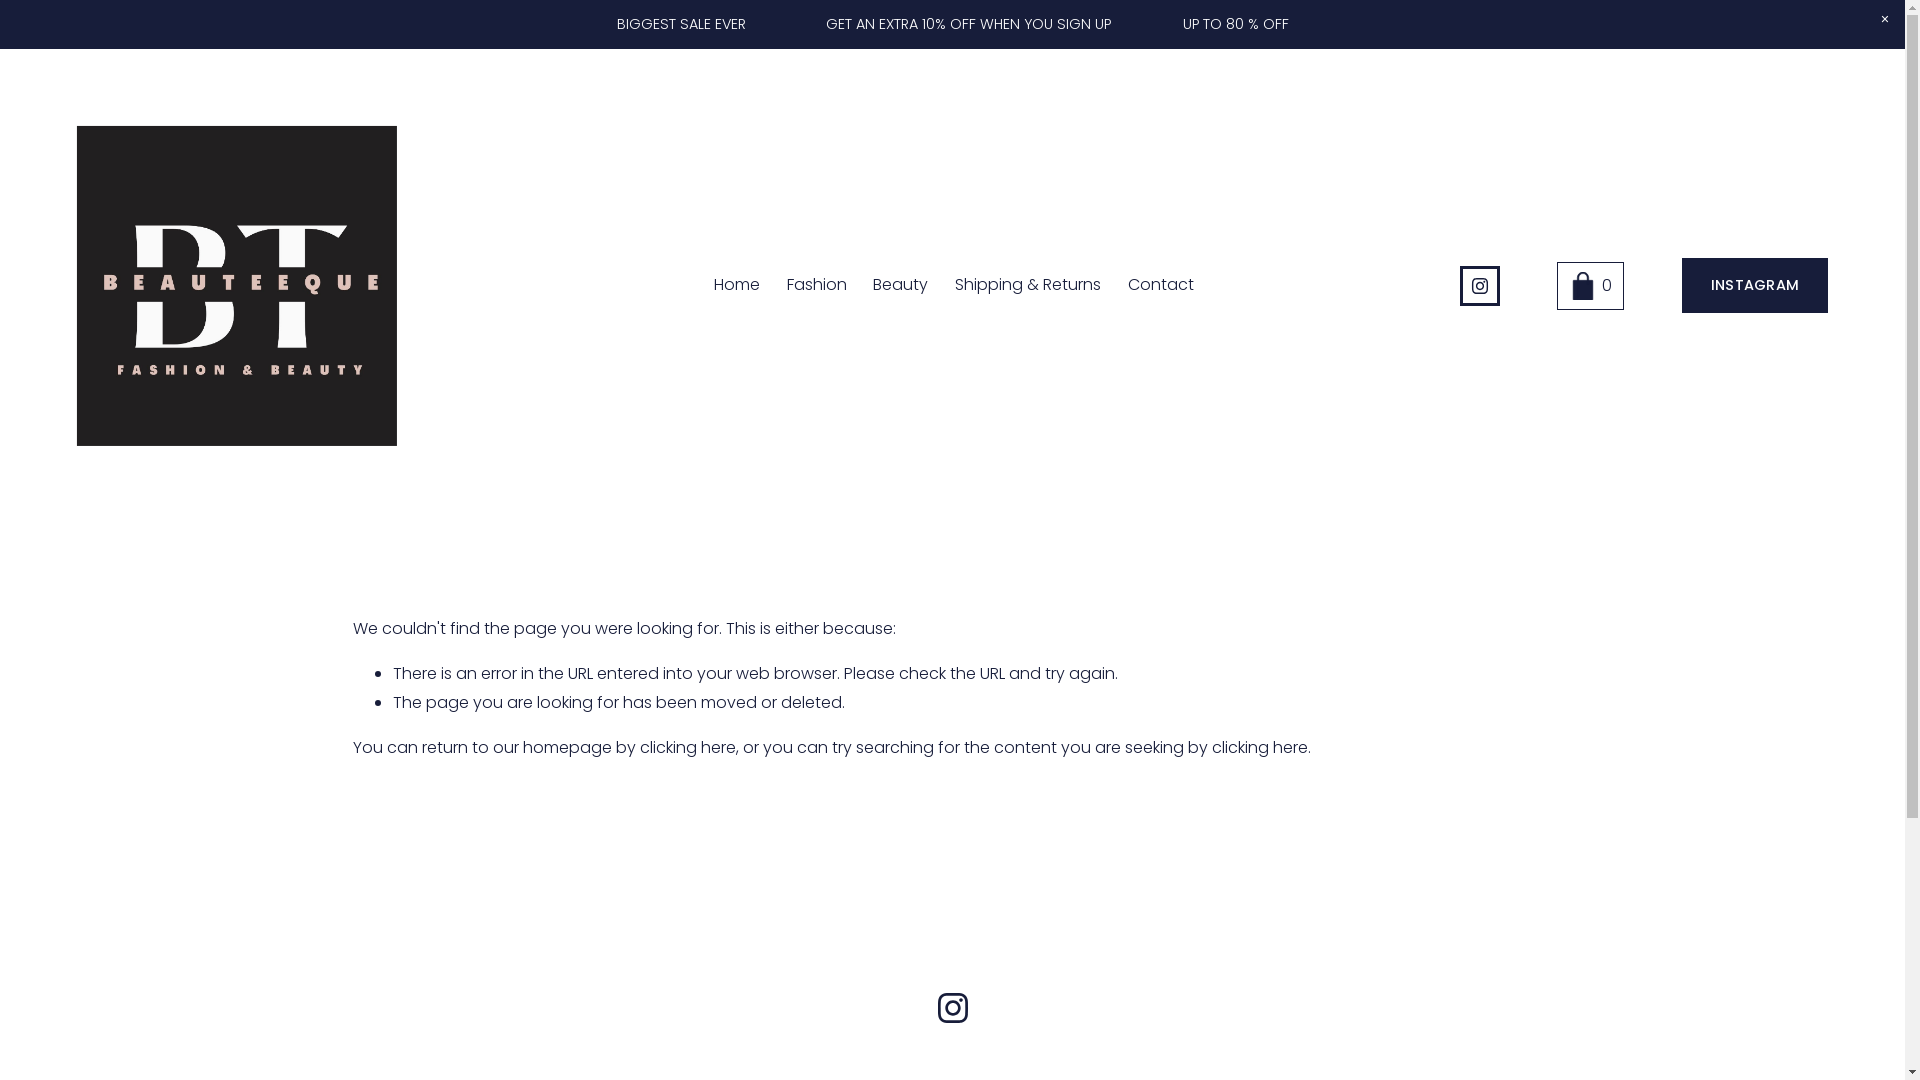  What do you see at coordinates (816, 285) in the screenshot?
I see `'Fashion'` at bounding box center [816, 285].